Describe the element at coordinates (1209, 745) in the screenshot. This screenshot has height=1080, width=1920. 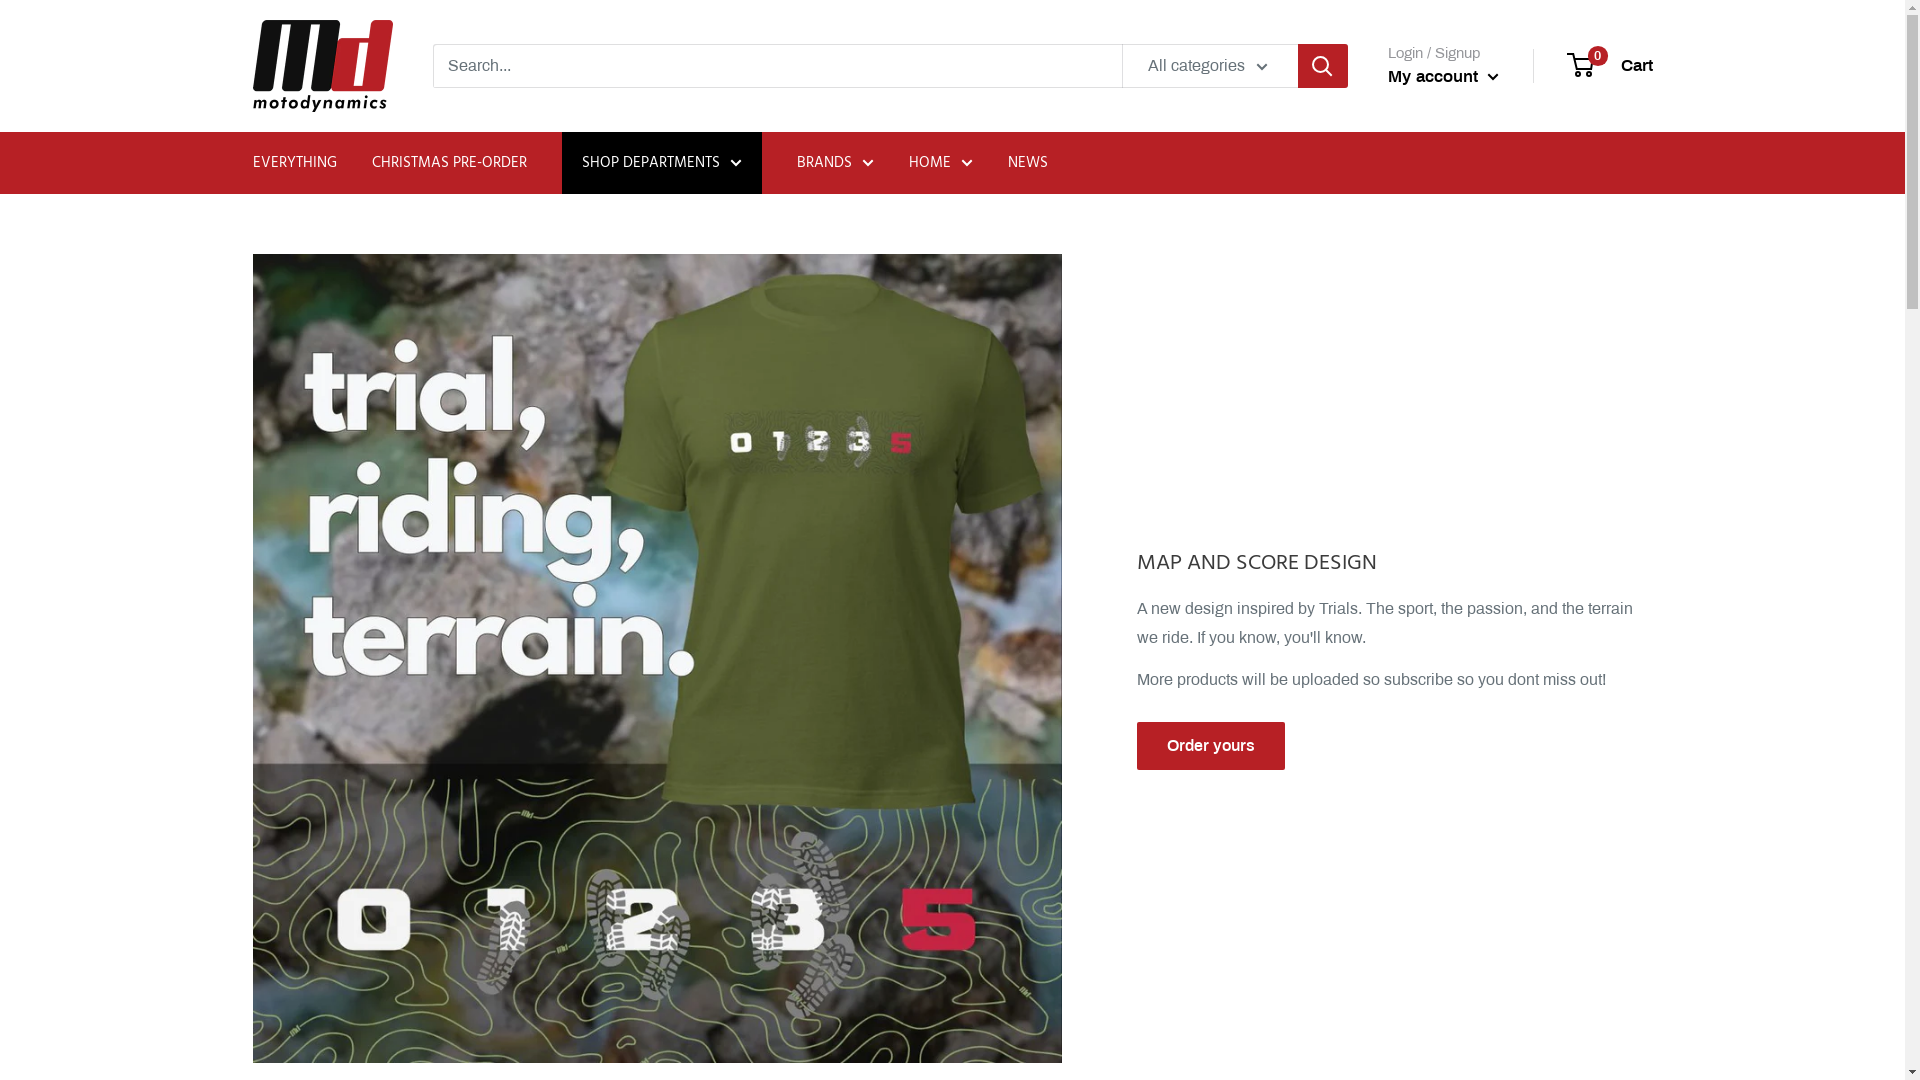
I see `'Order yours'` at that location.